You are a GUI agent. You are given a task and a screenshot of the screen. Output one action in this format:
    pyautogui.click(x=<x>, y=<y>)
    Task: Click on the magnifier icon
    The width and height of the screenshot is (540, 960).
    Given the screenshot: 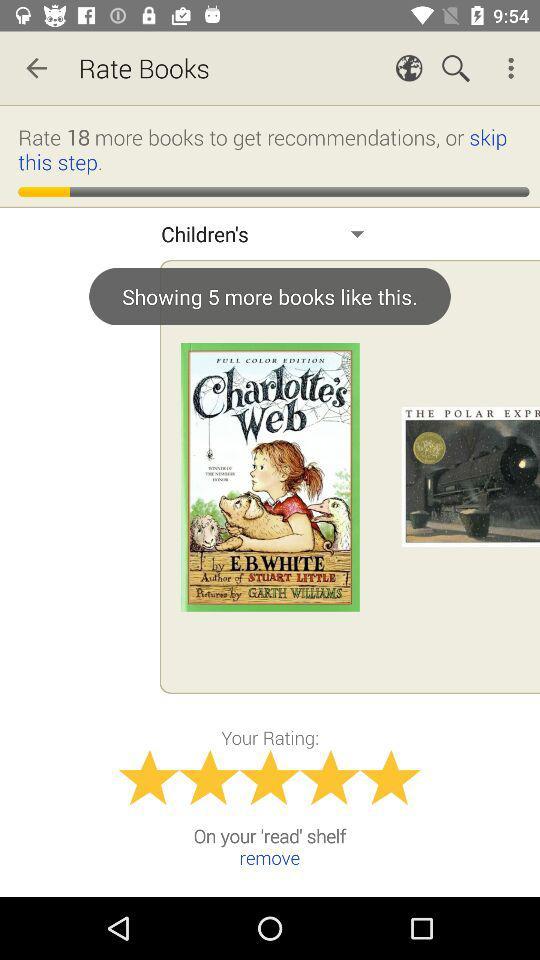 What is the action you would take?
    pyautogui.click(x=456, y=68)
    